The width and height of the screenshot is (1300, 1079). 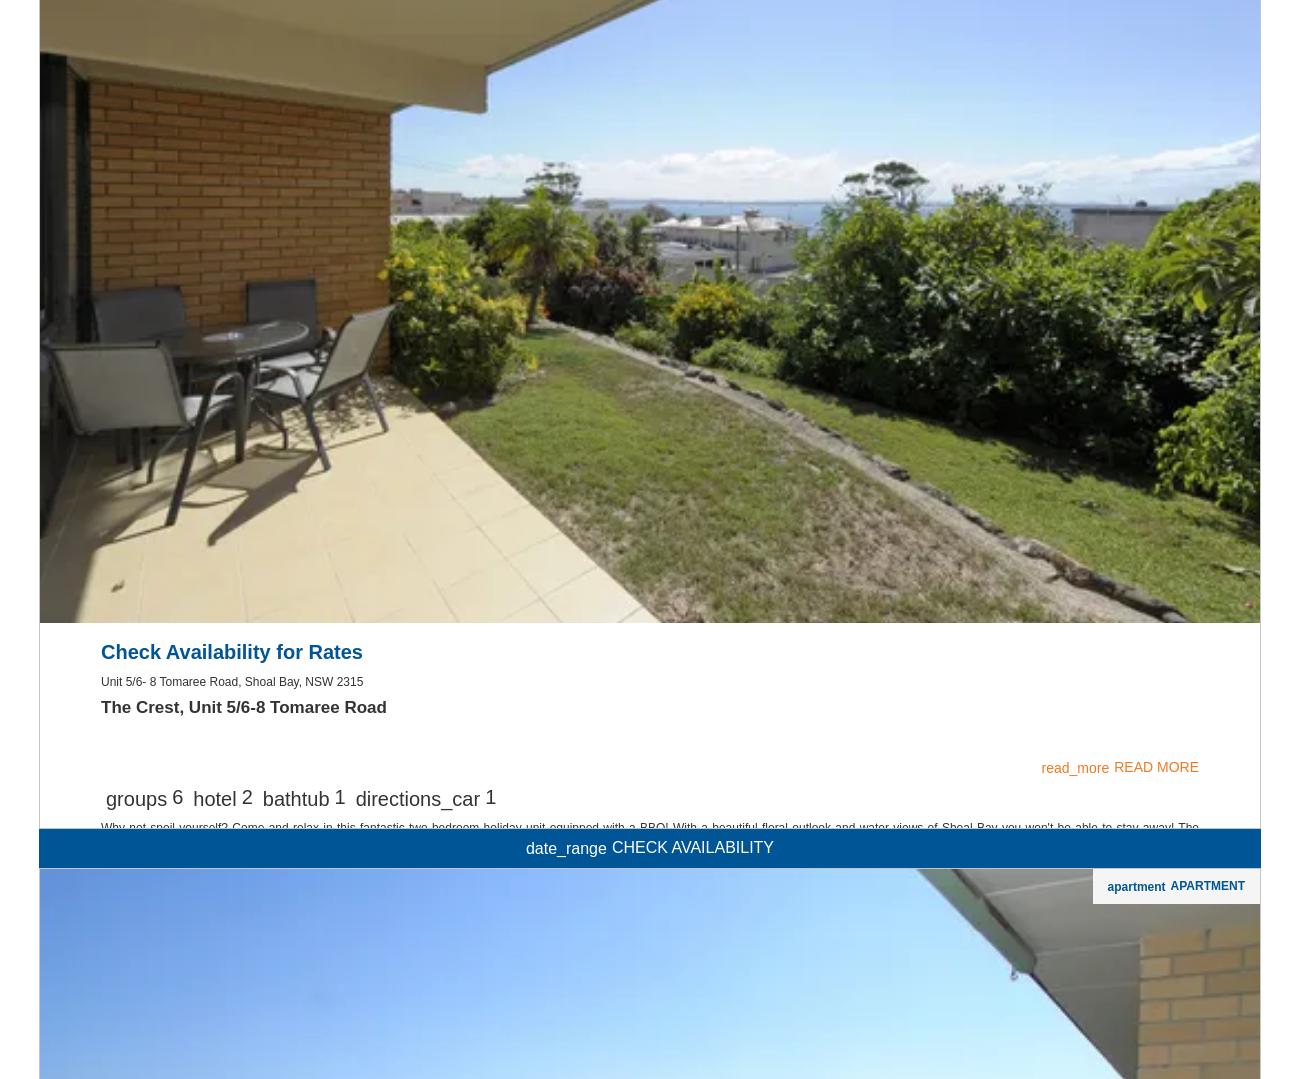 I want to click on 'Air Con', so click(x=649, y=164).